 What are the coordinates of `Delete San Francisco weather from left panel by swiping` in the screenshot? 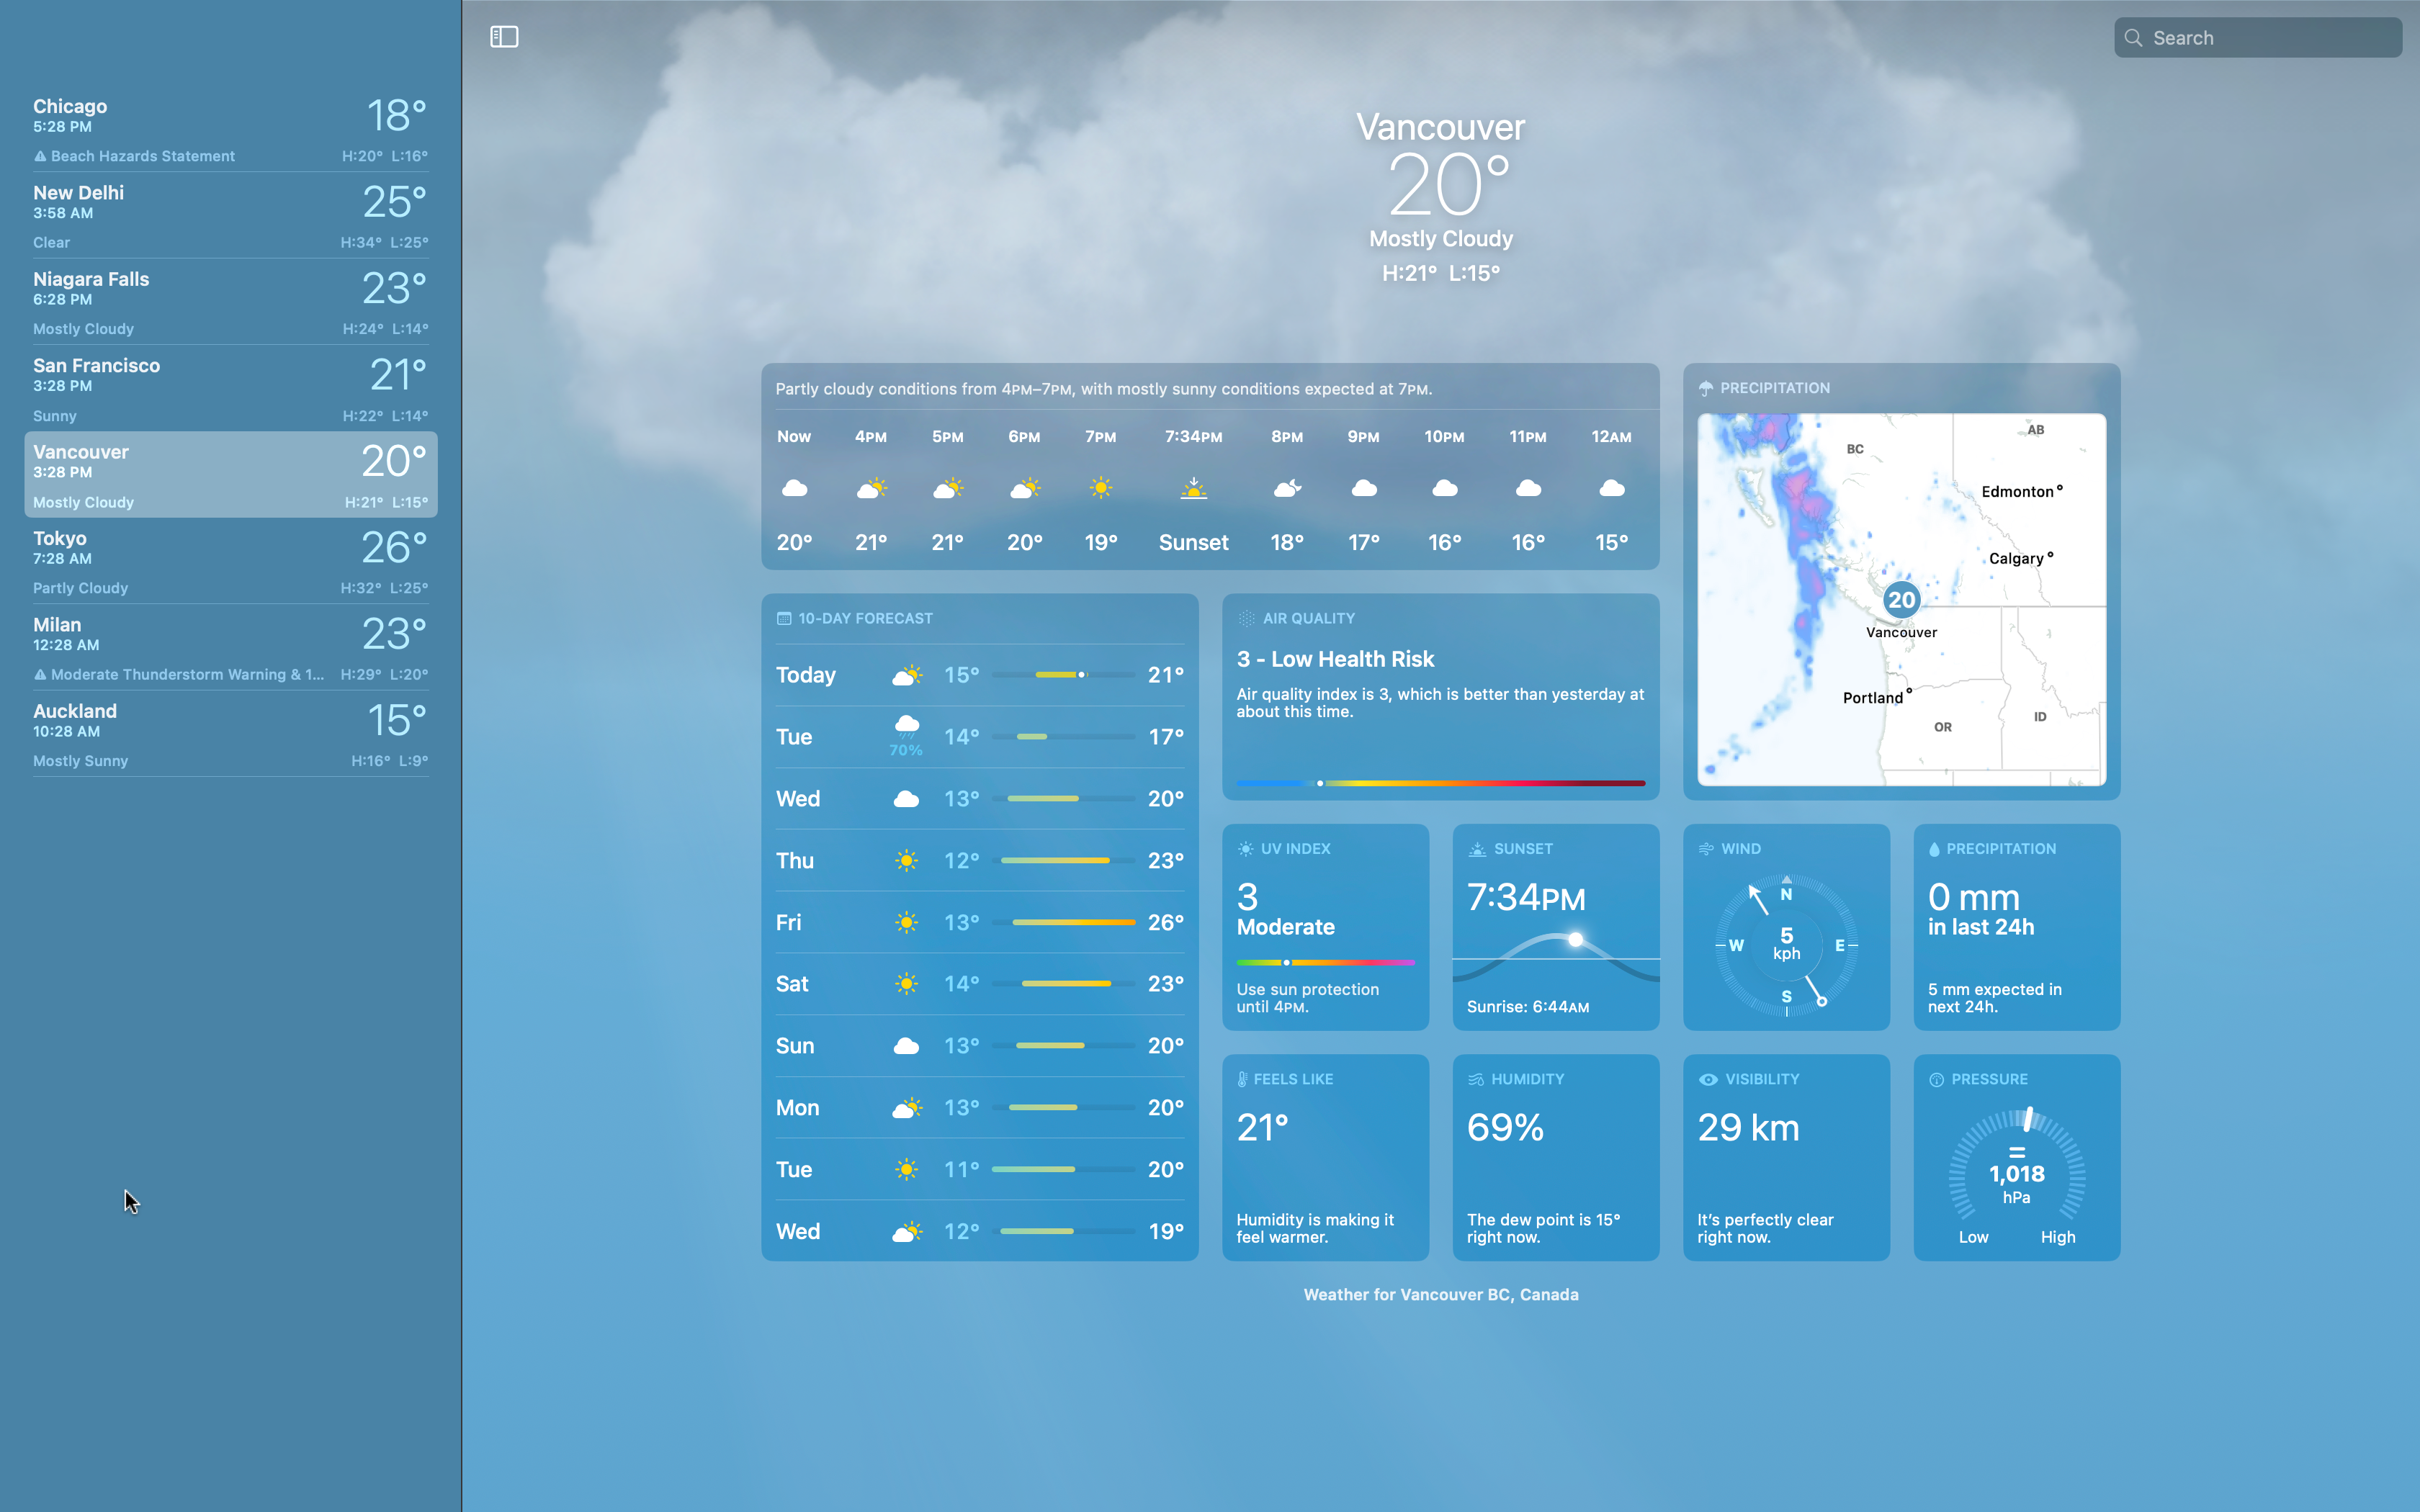 It's located at (764720, 802872).